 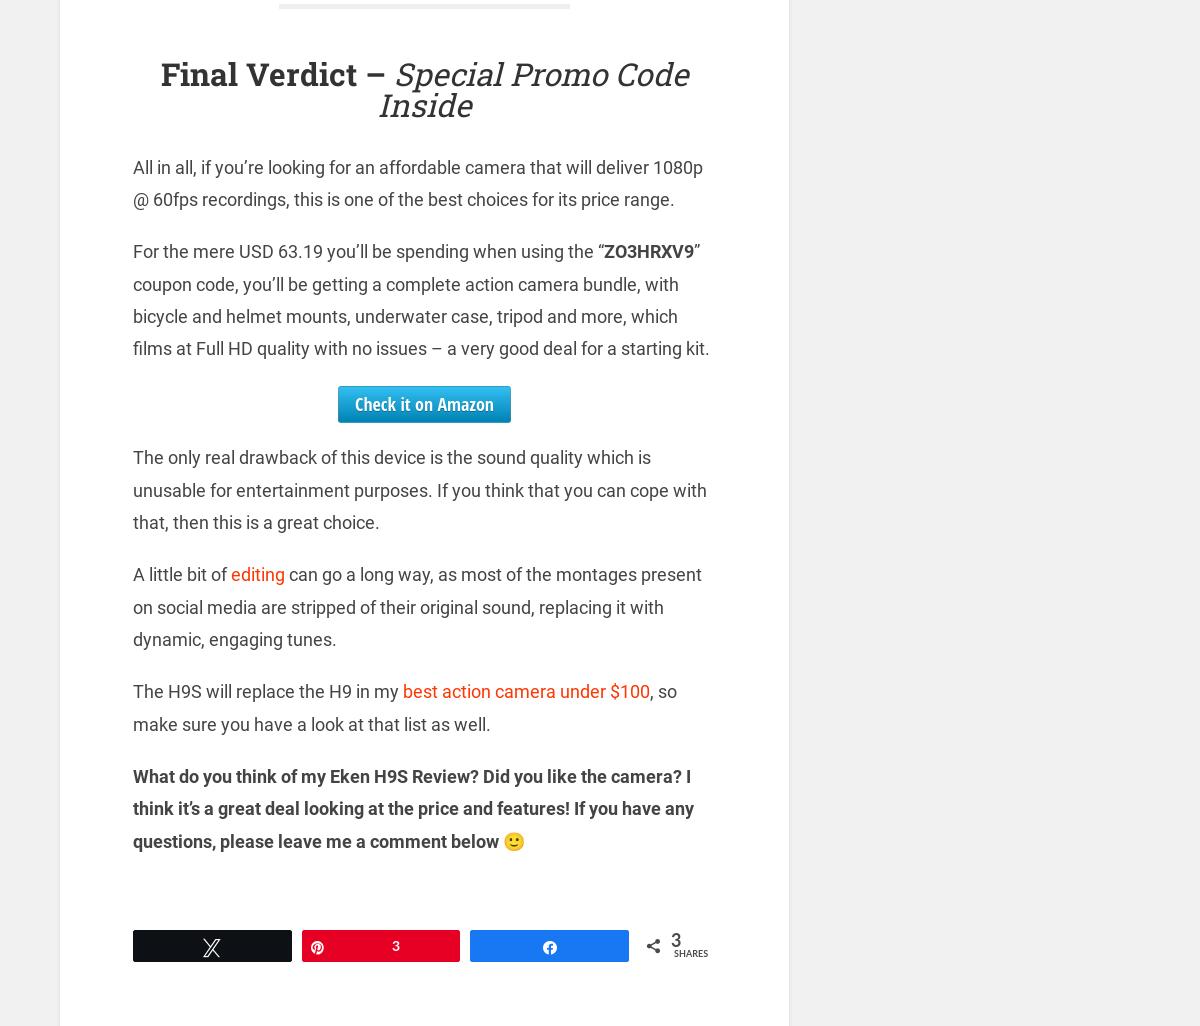 I want to click on 'The H9S will replace the H9 in my', so click(x=266, y=690).